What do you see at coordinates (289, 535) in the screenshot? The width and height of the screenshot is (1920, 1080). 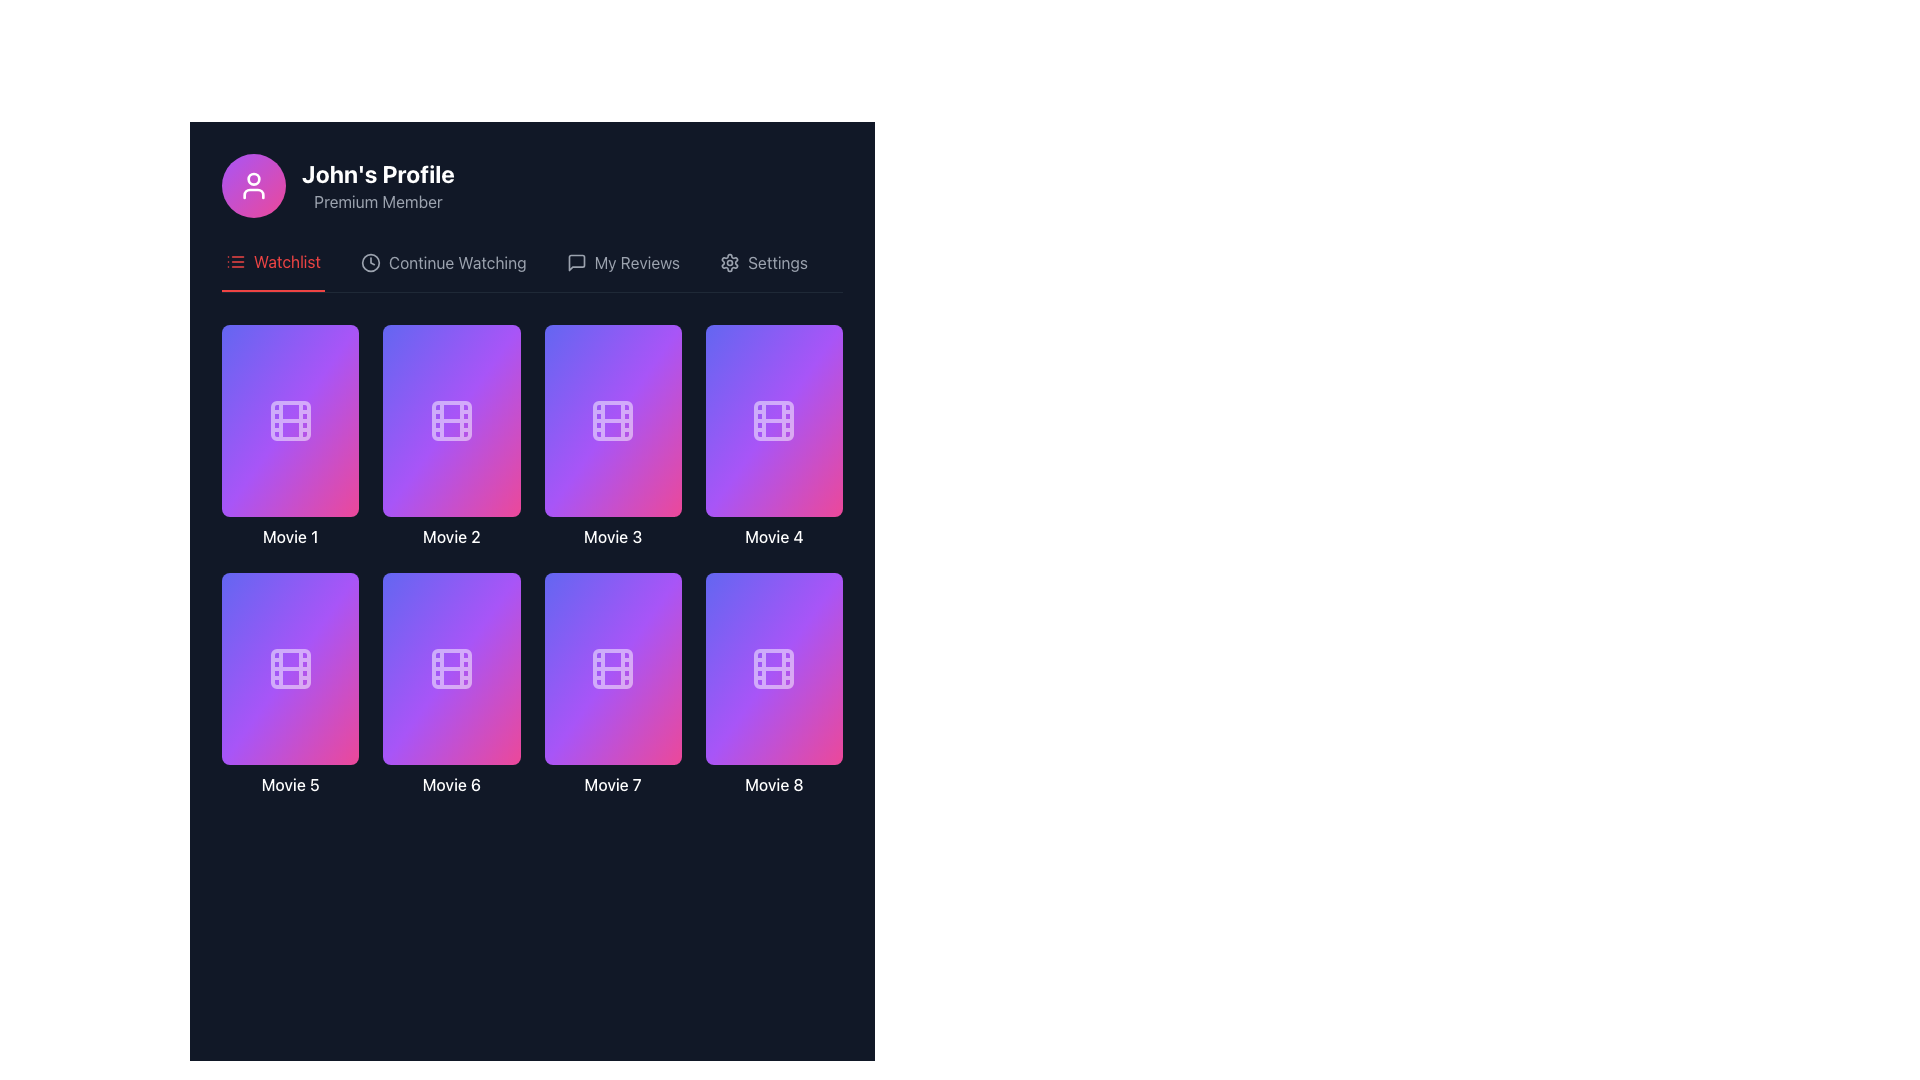 I see `the Text label that serves as a descriptor for the associated movie thumbnail, located directly beneath the first movie thumbnail in the grid layout` at bounding box center [289, 535].